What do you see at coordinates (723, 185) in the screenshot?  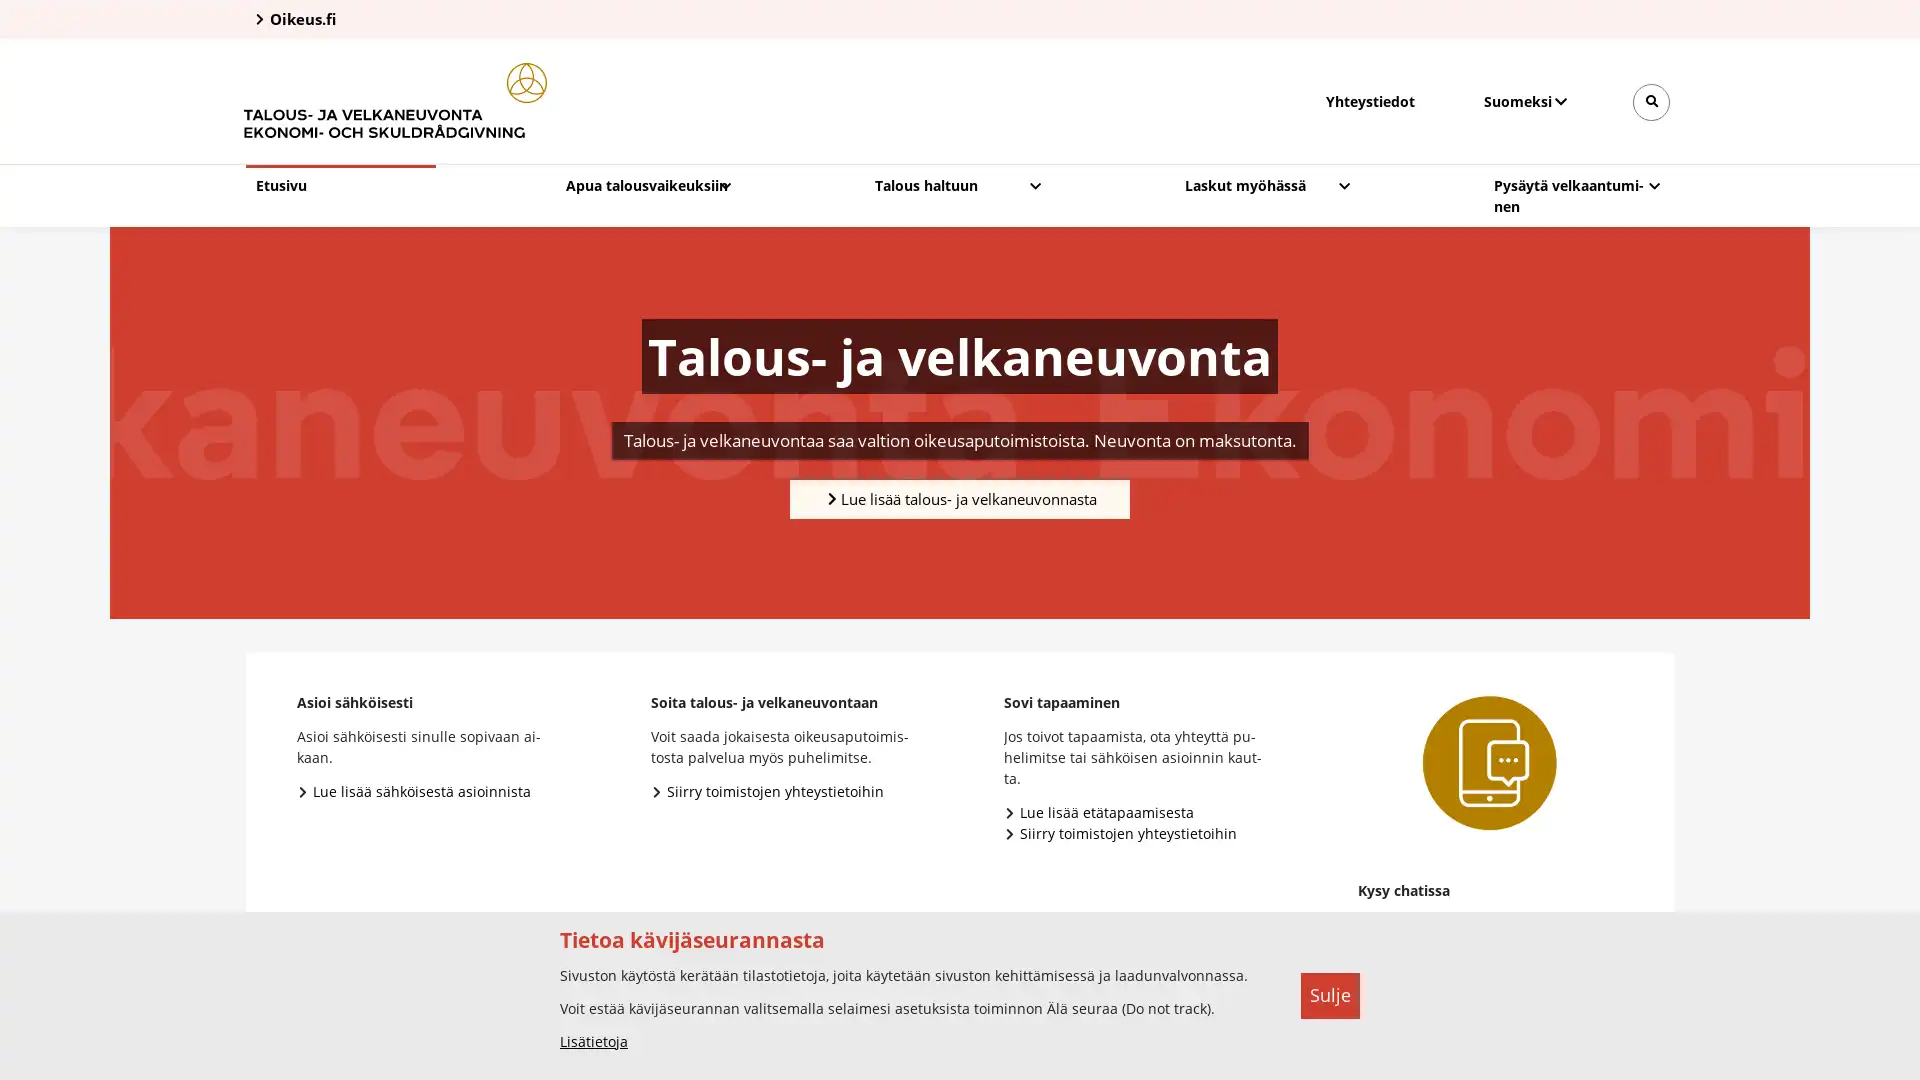 I see `Avaa pudotusvalikko` at bounding box center [723, 185].